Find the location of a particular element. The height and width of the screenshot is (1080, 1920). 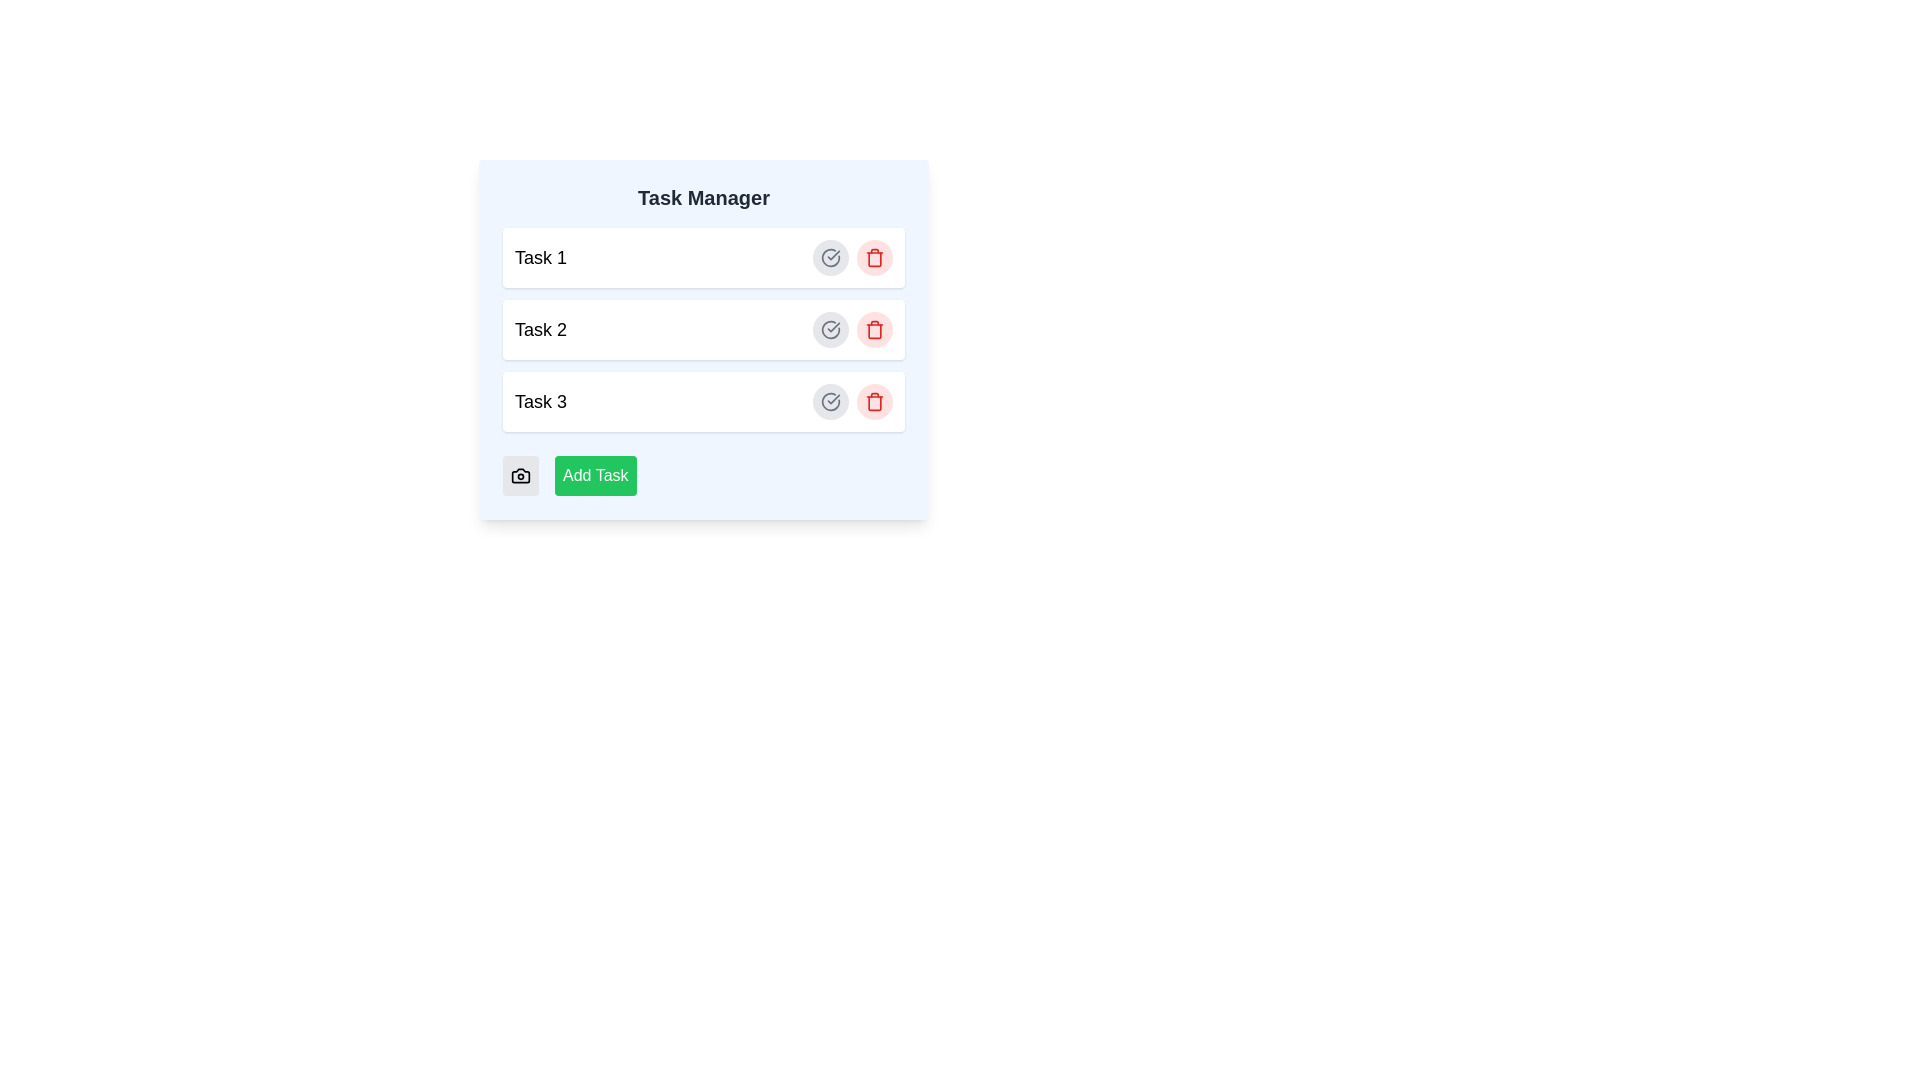

the trash-can-shaped icon button with red styling located to the far-right side of the task labeled 'Task 3' is located at coordinates (874, 401).